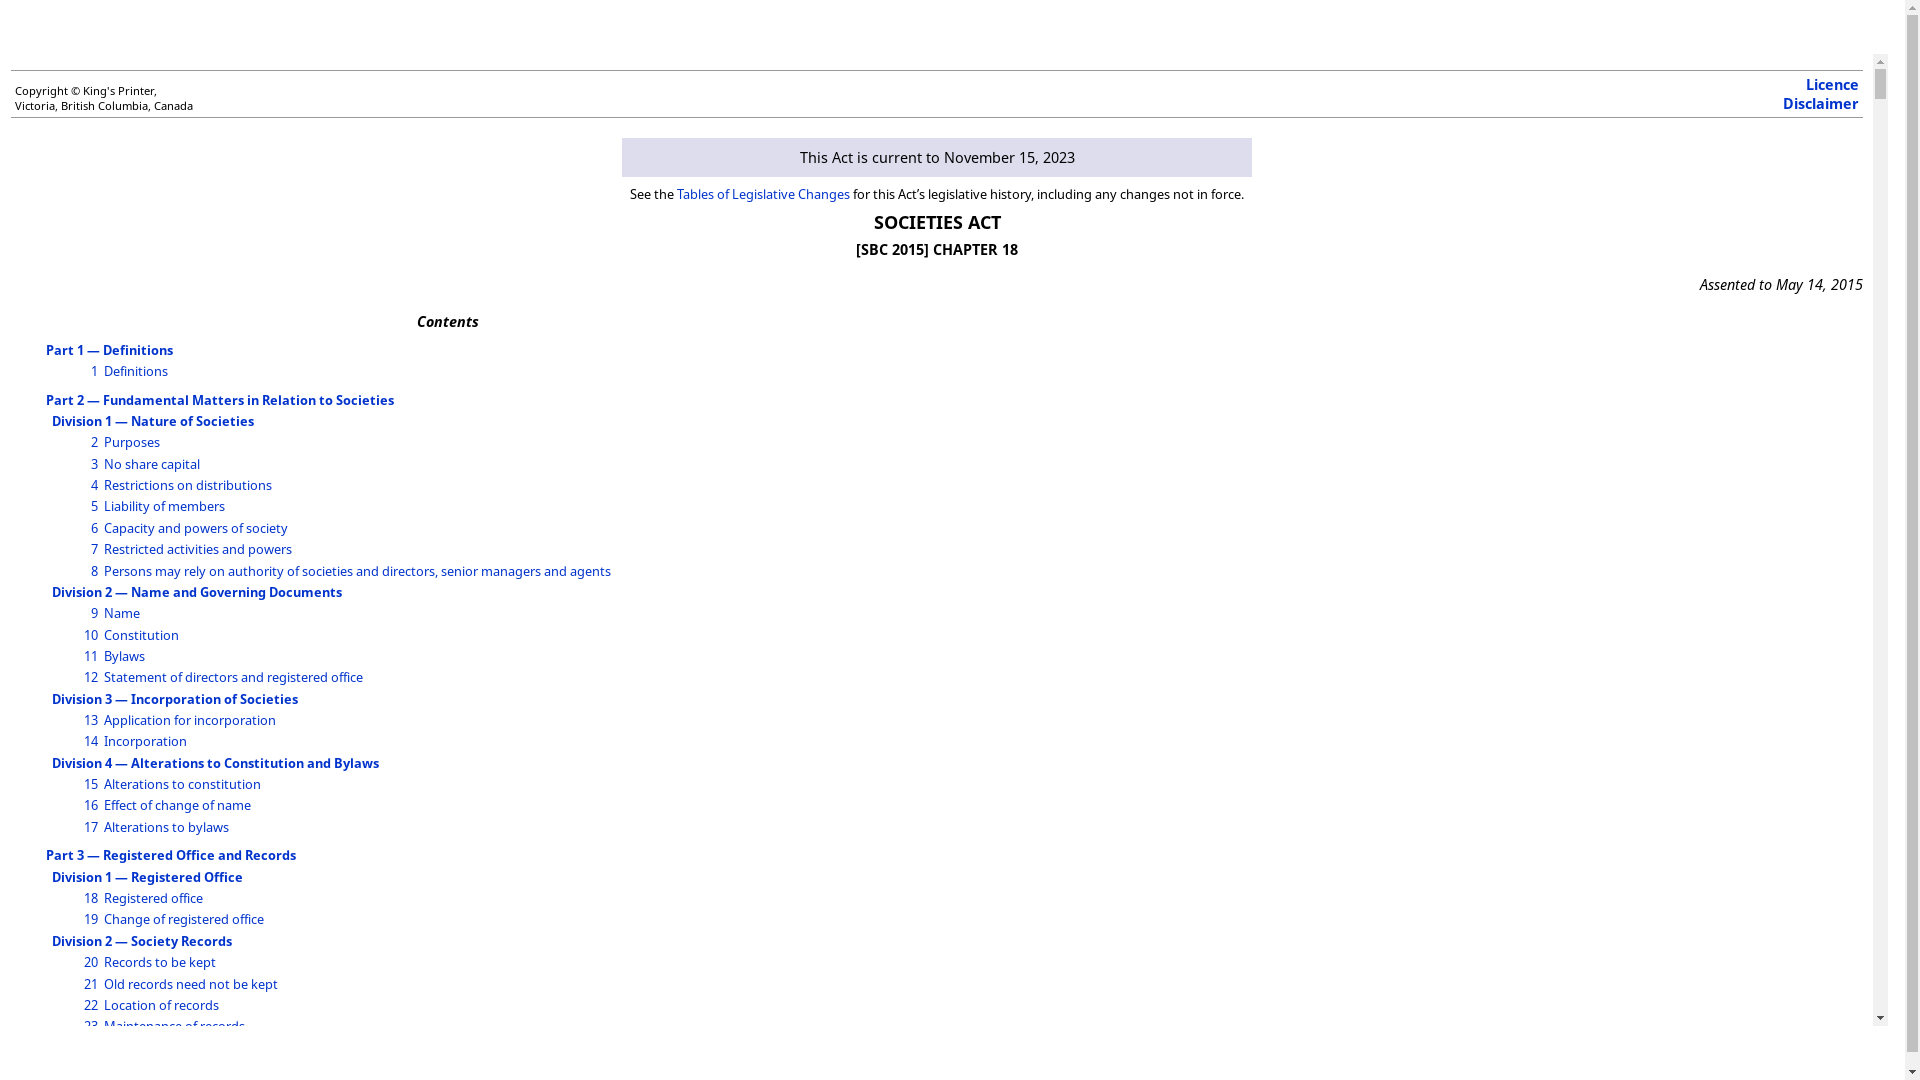 This screenshot has height=1080, width=1920. What do you see at coordinates (90, 655) in the screenshot?
I see `'11'` at bounding box center [90, 655].